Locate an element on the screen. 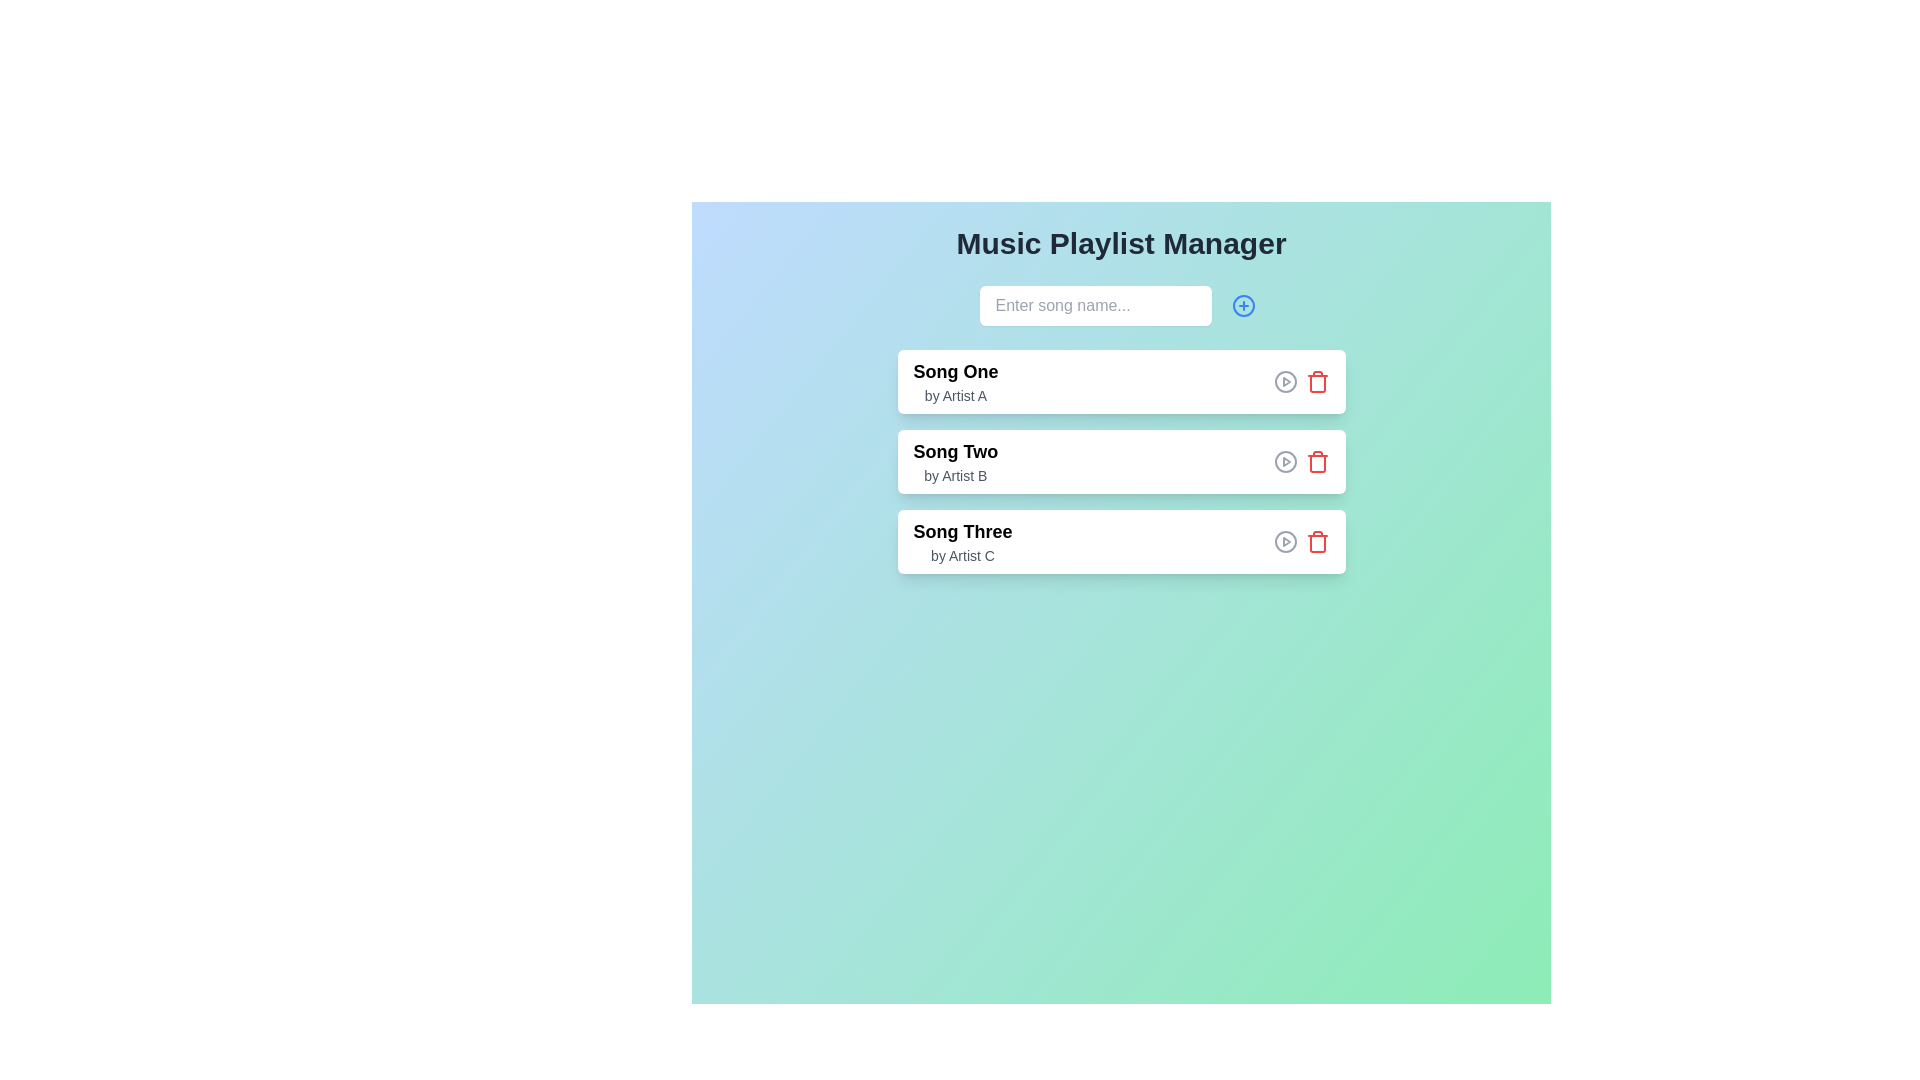 The width and height of the screenshot is (1920, 1080). the trash bin icon located to the right of the entry labeled 'Song Two' is located at coordinates (1317, 462).